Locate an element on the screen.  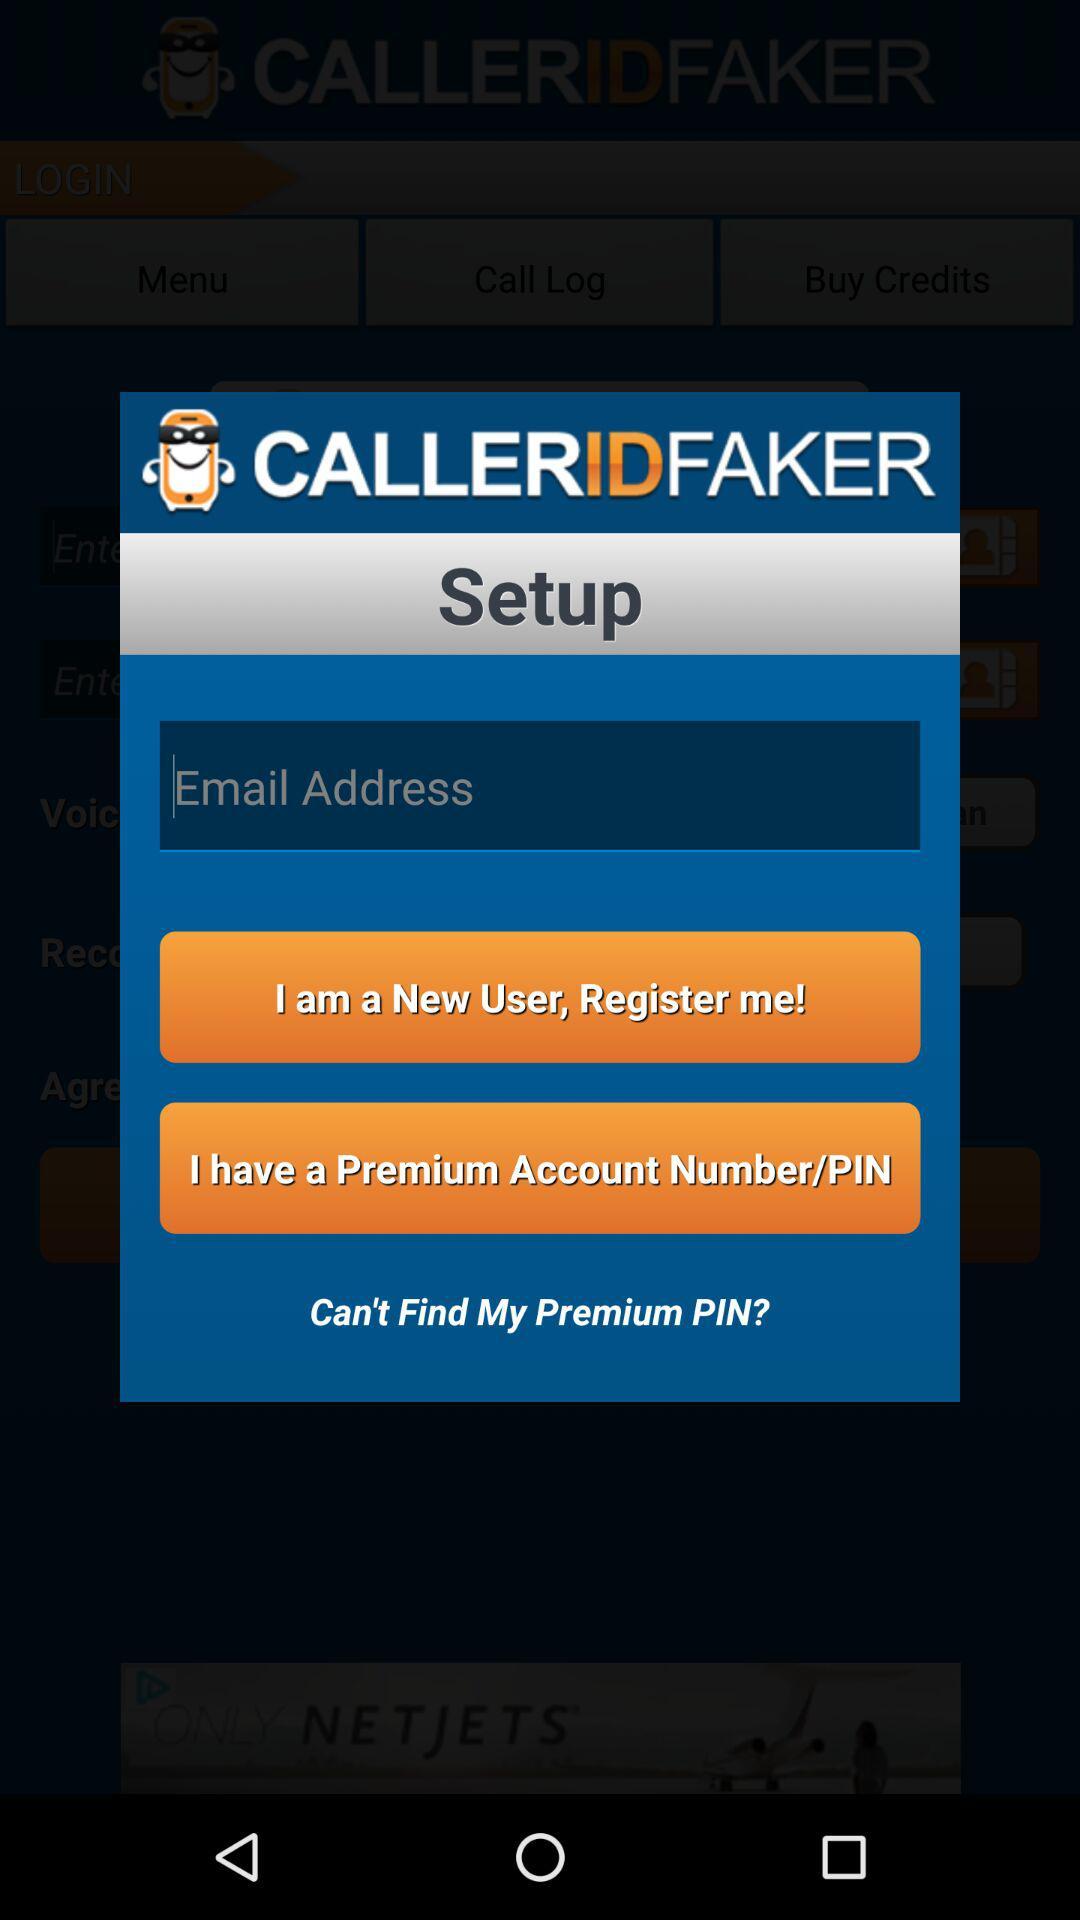
can t find is located at coordinates (538, 1297).